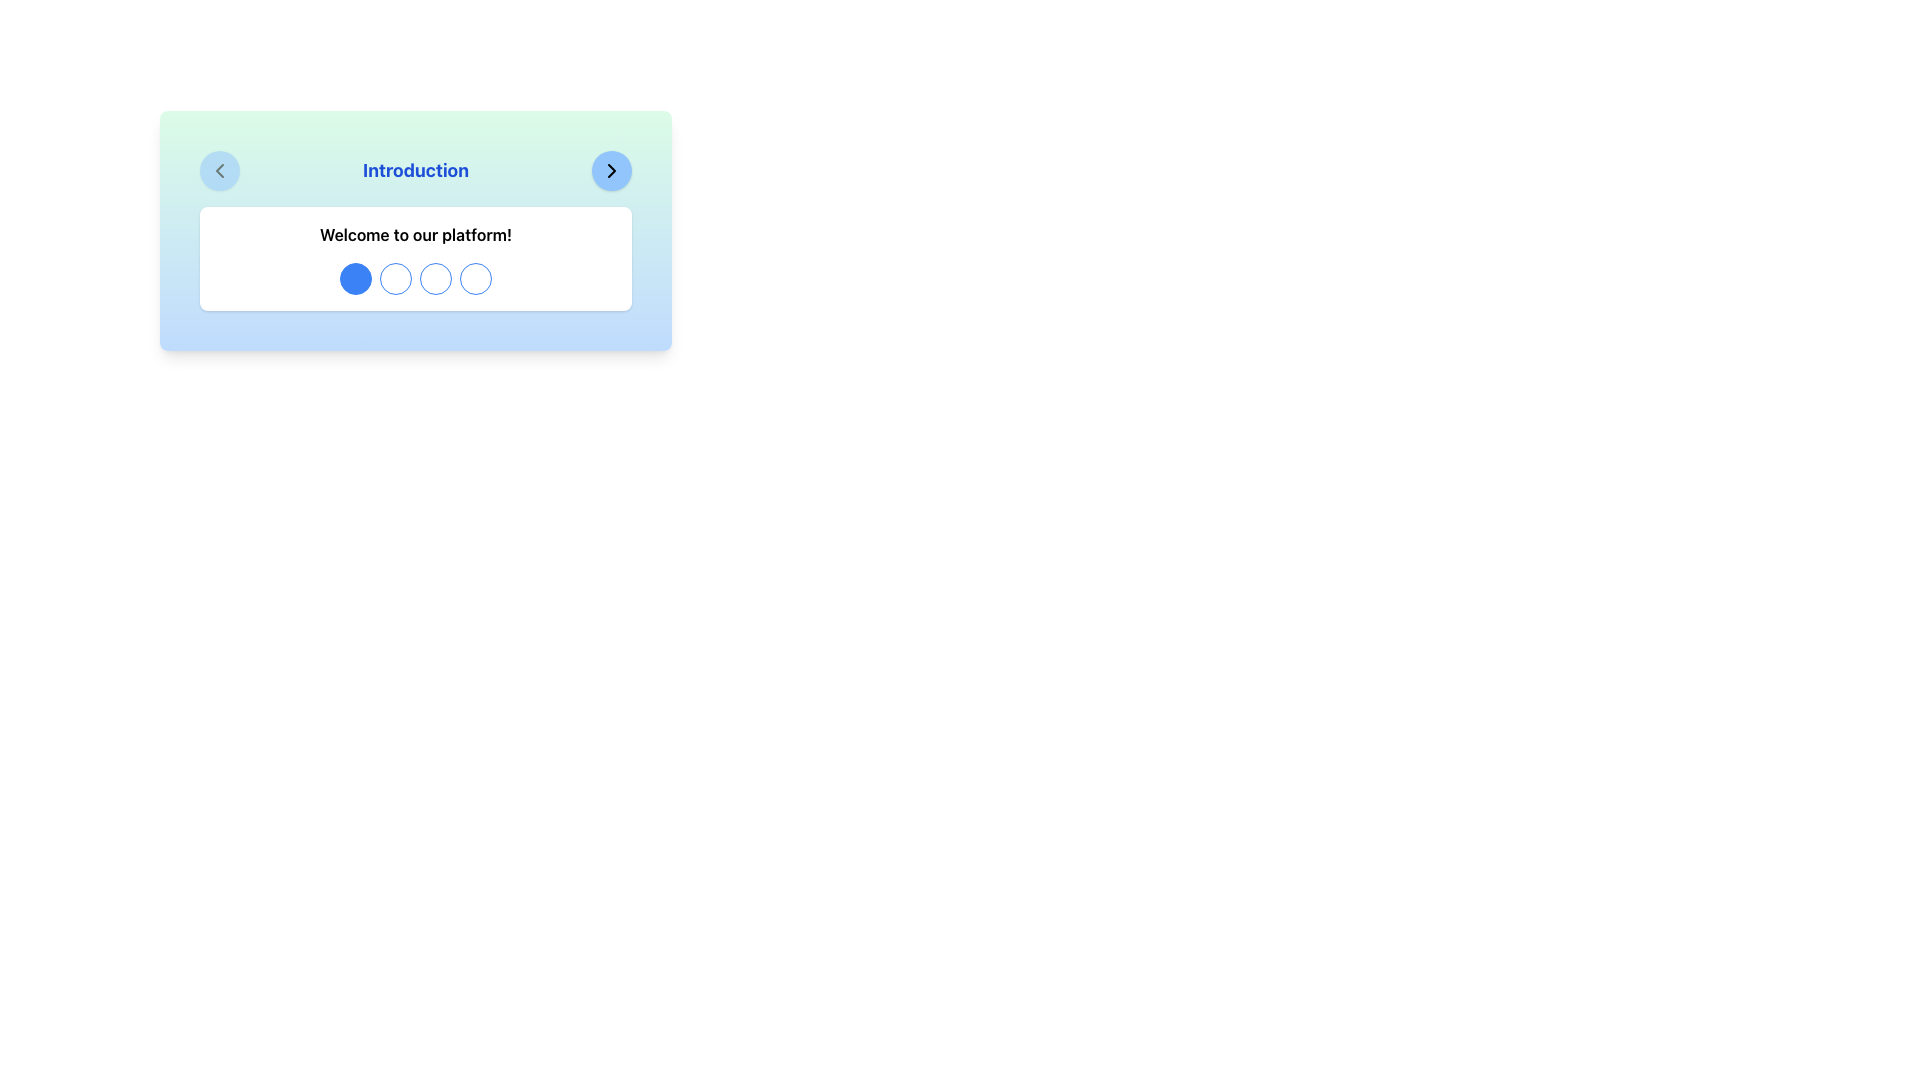  What do you see at coordinates (220, 169) in the screenshot?
I see `the circular blue button with a left-pointing chevron icon located in the top-left corner of the 'Introduction' section` at bounding box center [220, 169].